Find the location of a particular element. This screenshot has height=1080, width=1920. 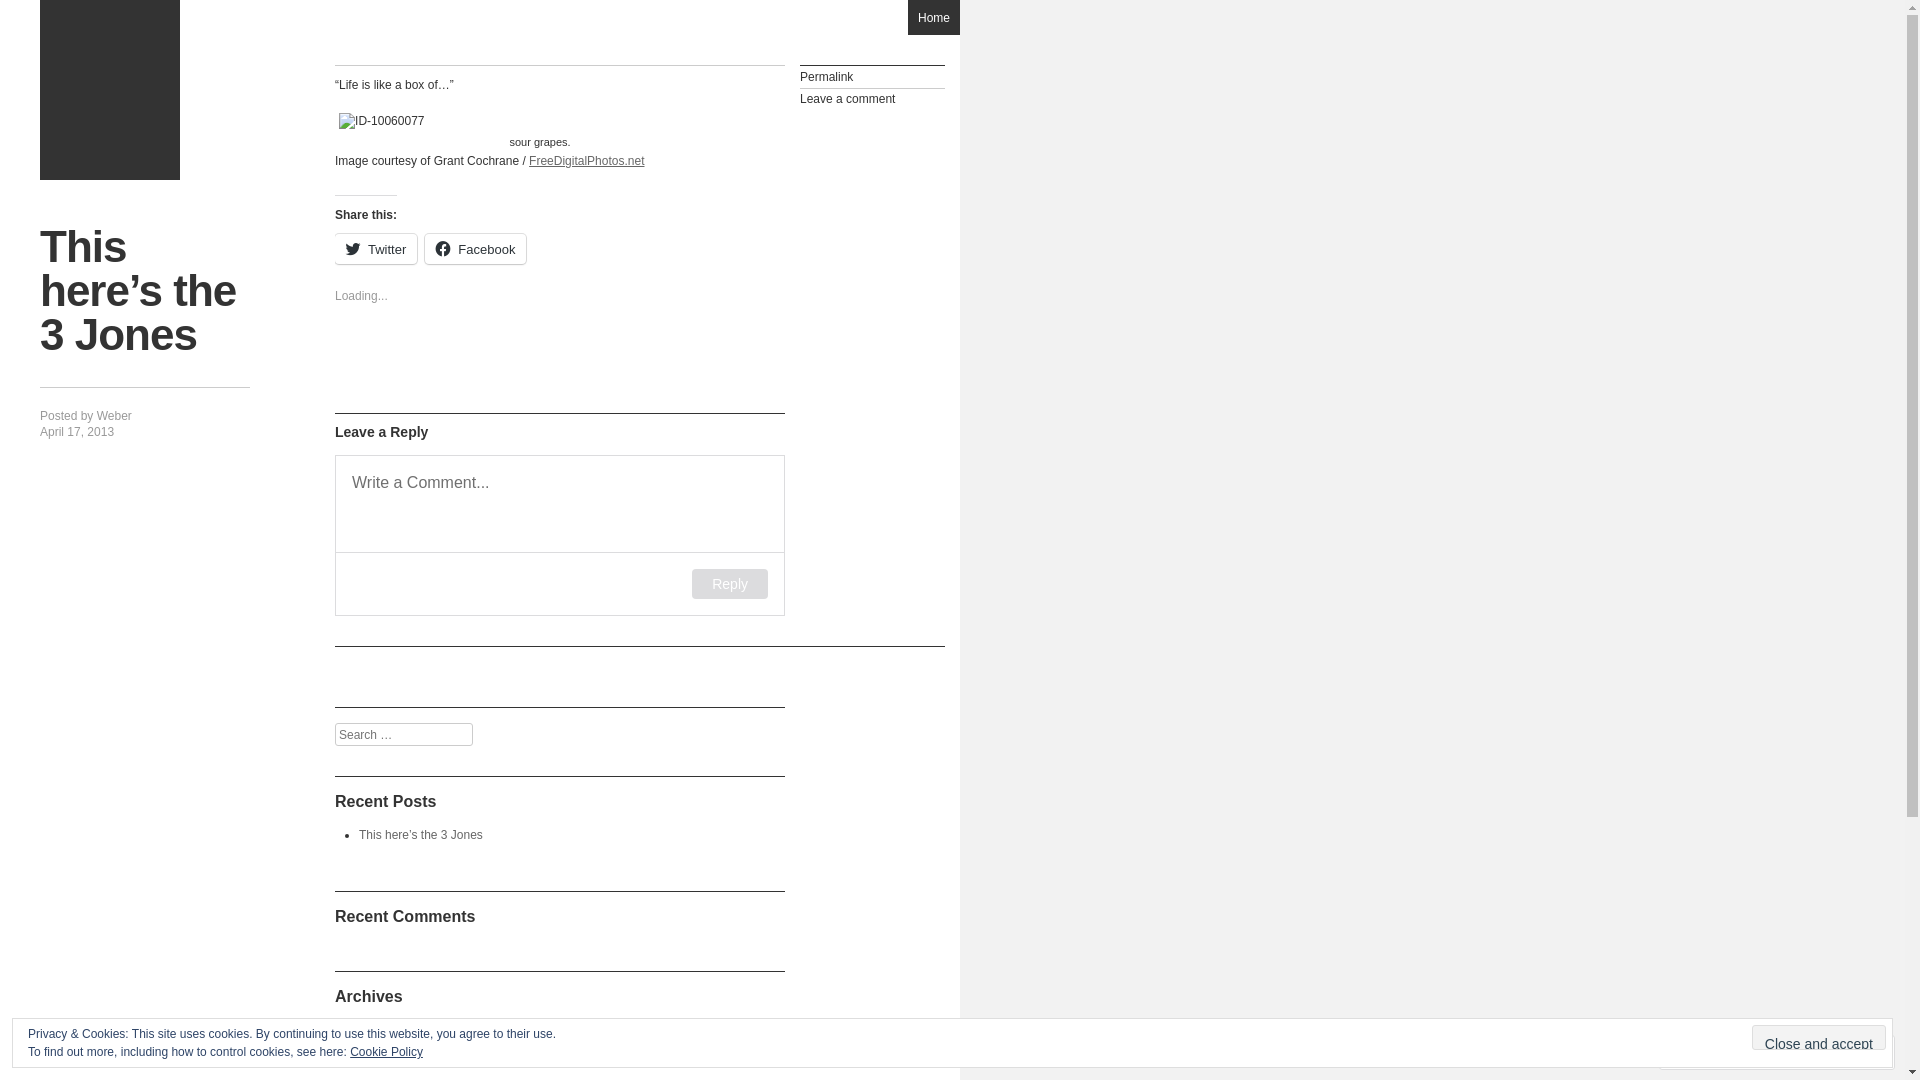

'Follow' is located at coordinates (1774, 1051).